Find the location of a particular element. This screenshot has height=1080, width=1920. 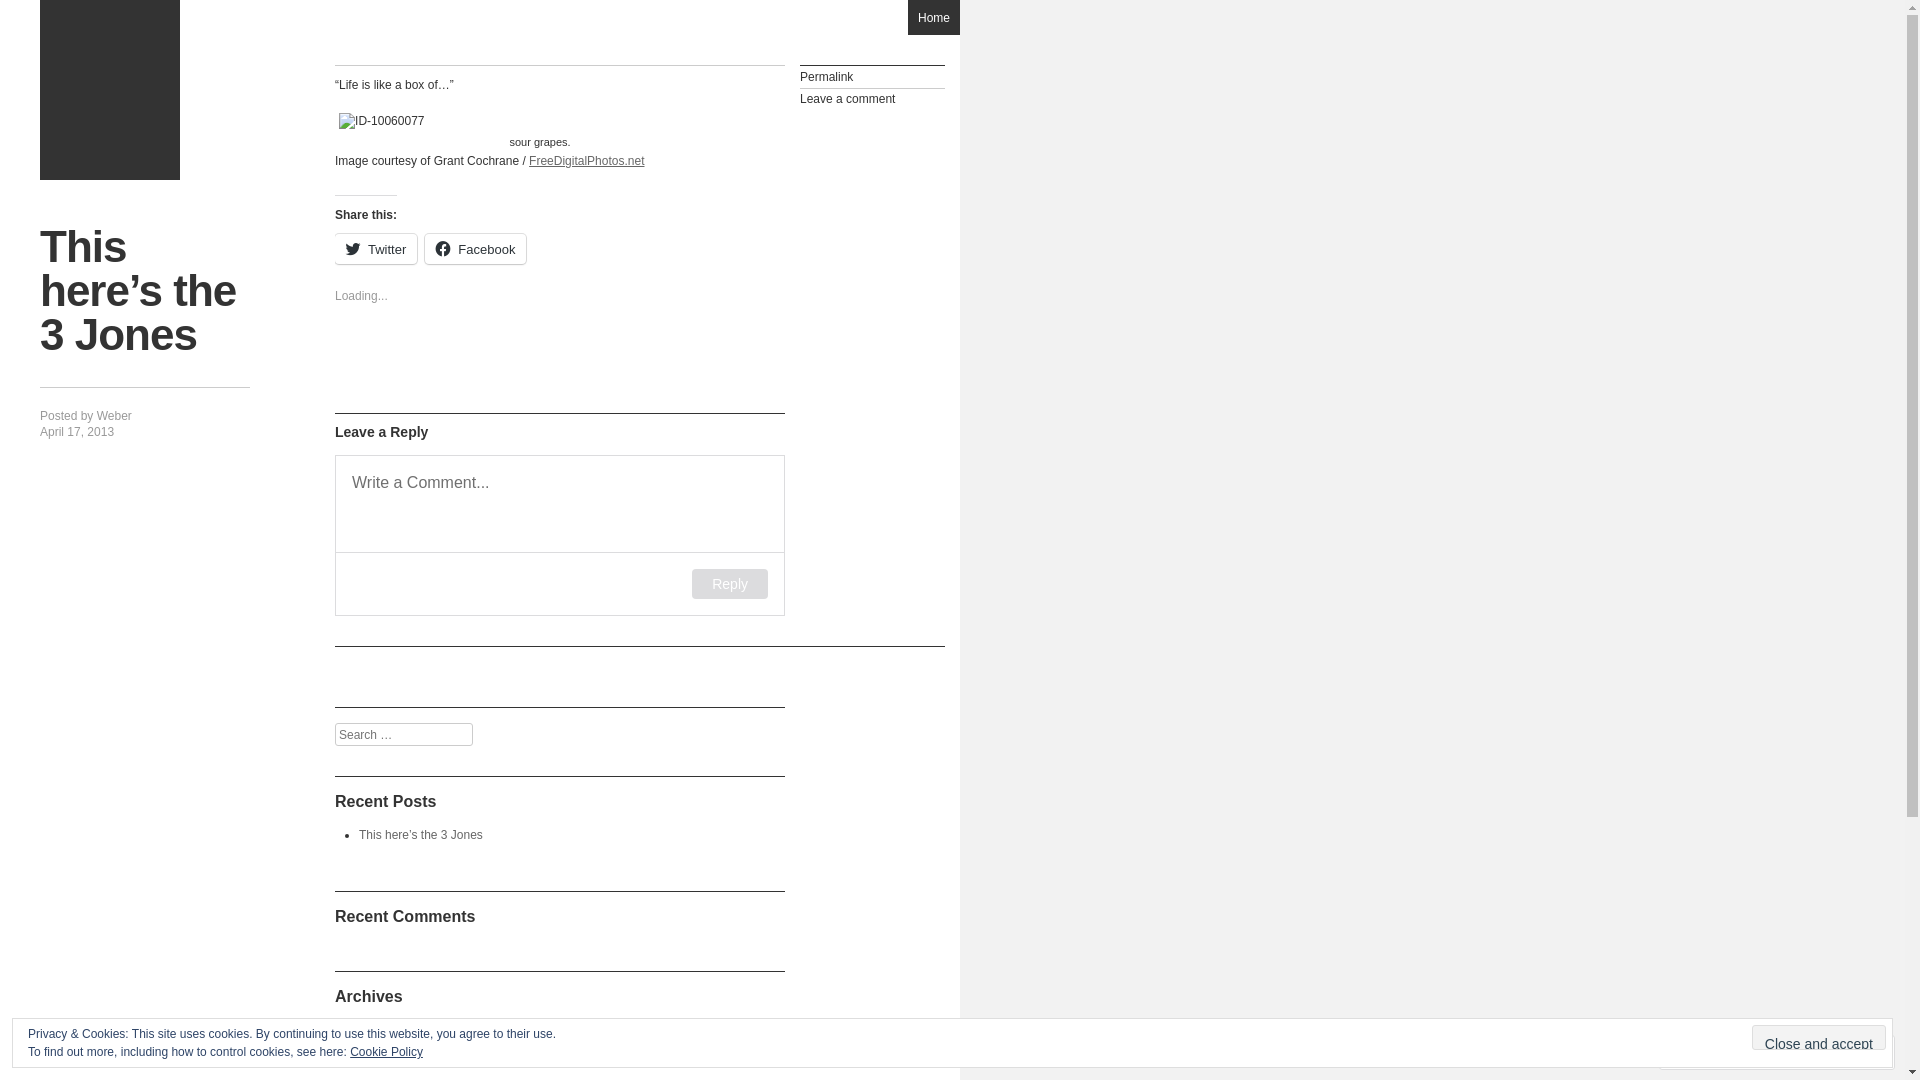

'Follow' is located at coordinates (1774, 1051).